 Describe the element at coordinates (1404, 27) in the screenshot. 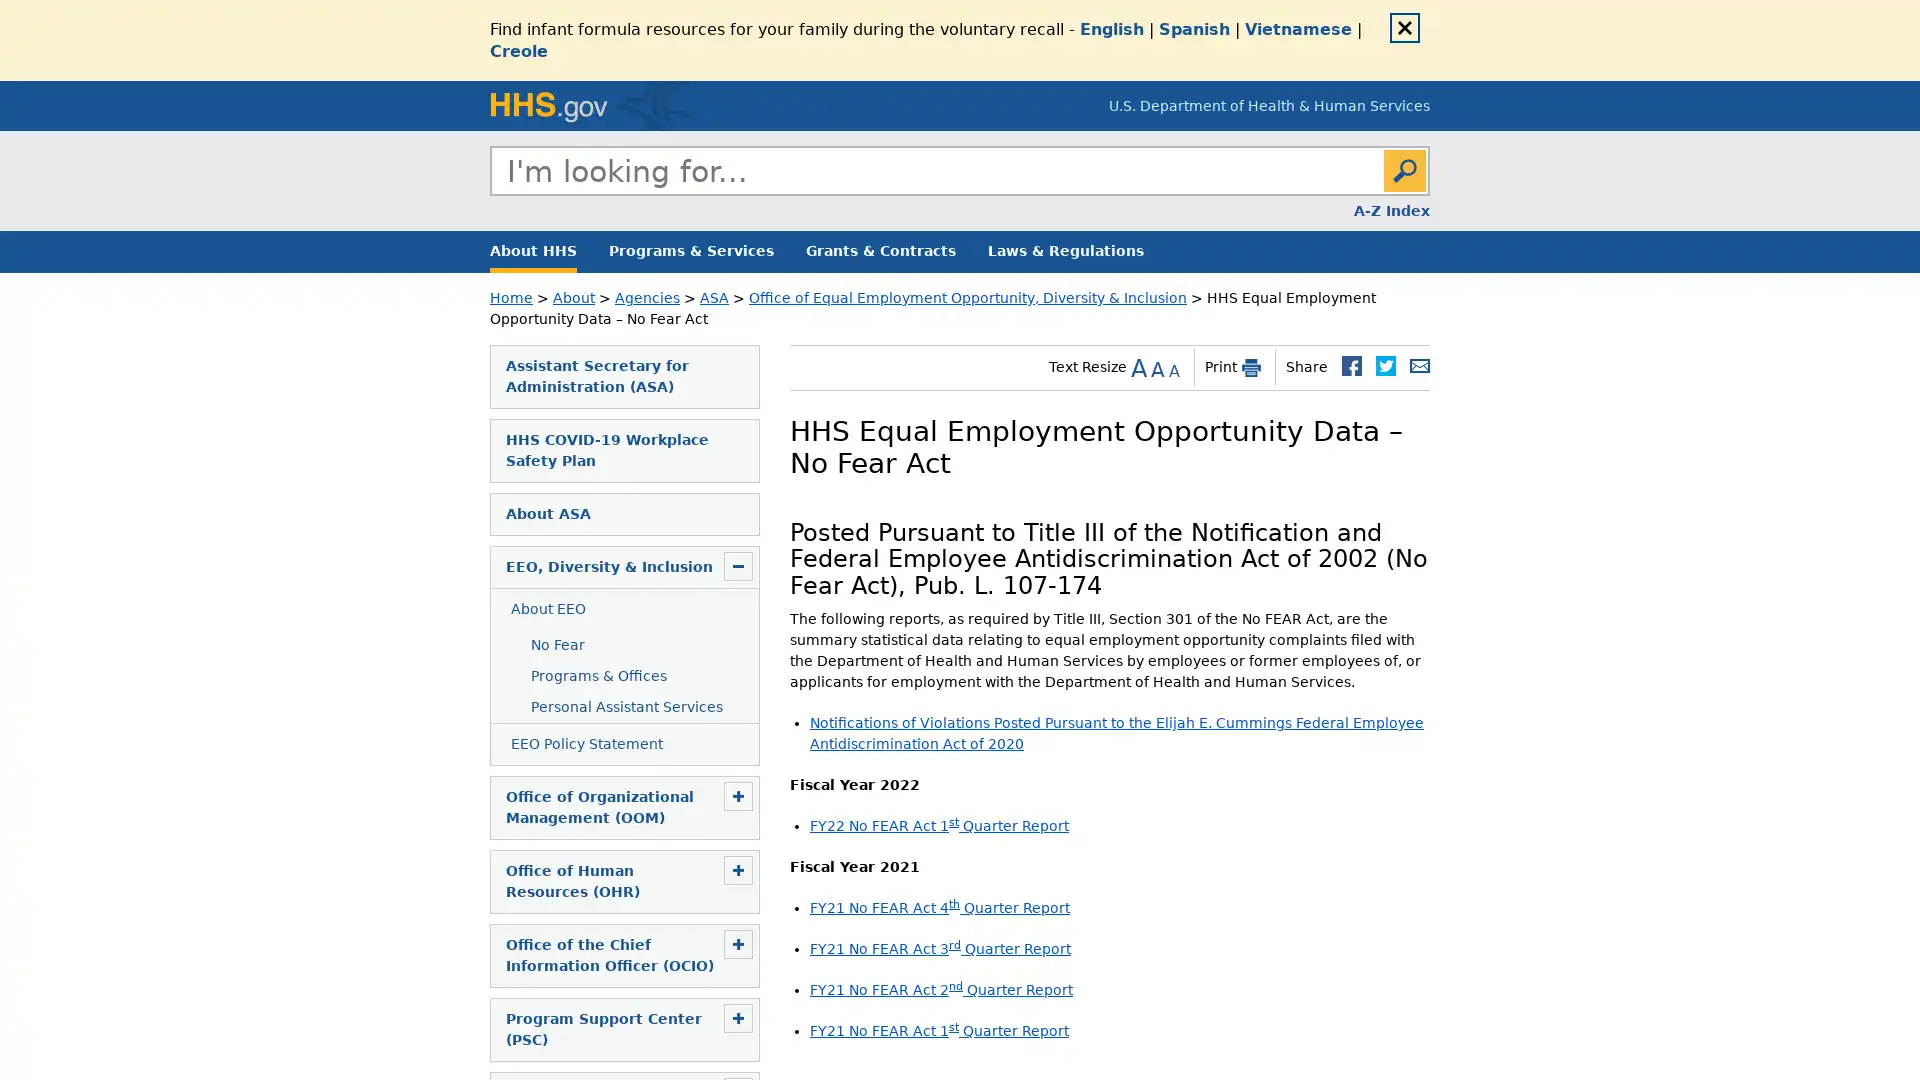

I see `Close` at that location.